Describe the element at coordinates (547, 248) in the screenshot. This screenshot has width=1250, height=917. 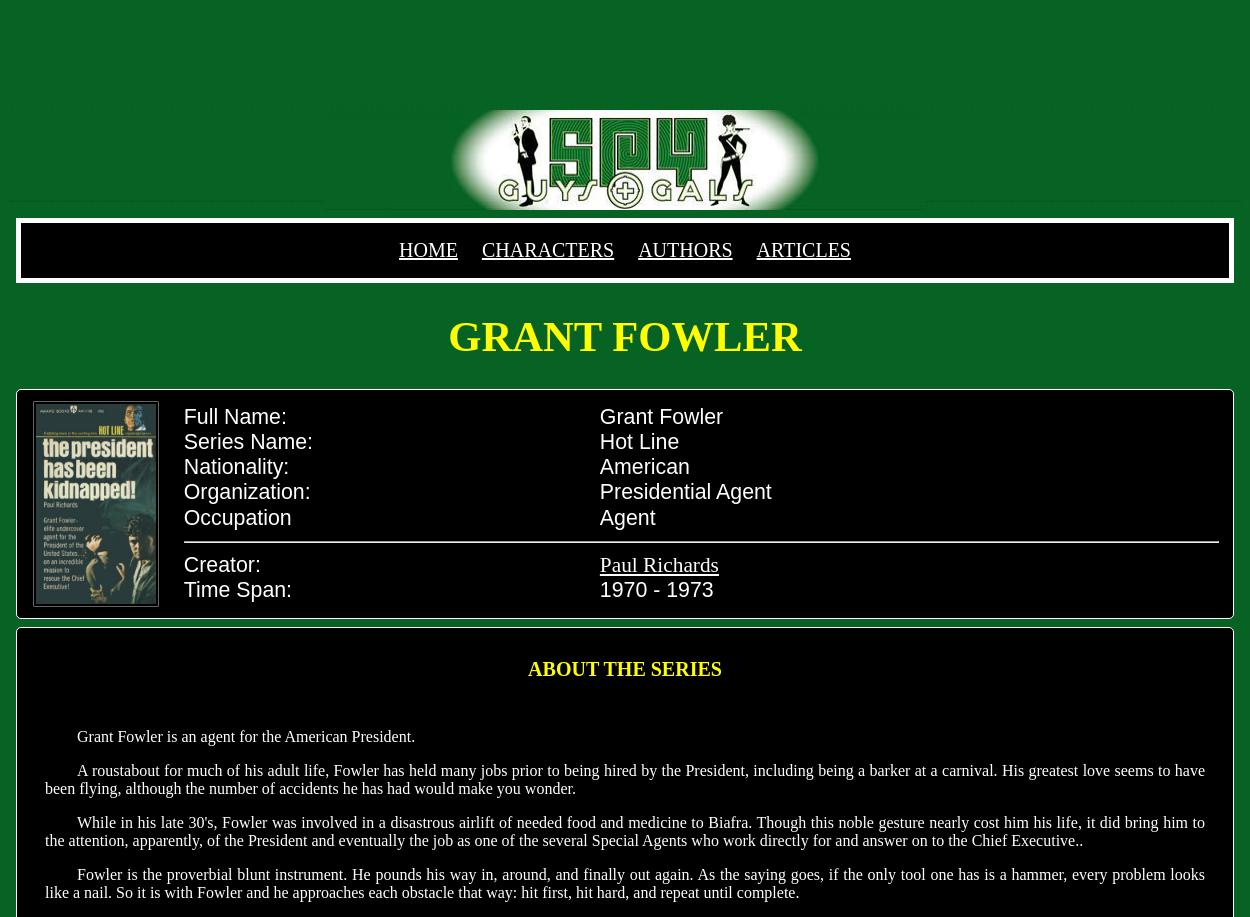
I see `'CHARACTERS'` at that location.